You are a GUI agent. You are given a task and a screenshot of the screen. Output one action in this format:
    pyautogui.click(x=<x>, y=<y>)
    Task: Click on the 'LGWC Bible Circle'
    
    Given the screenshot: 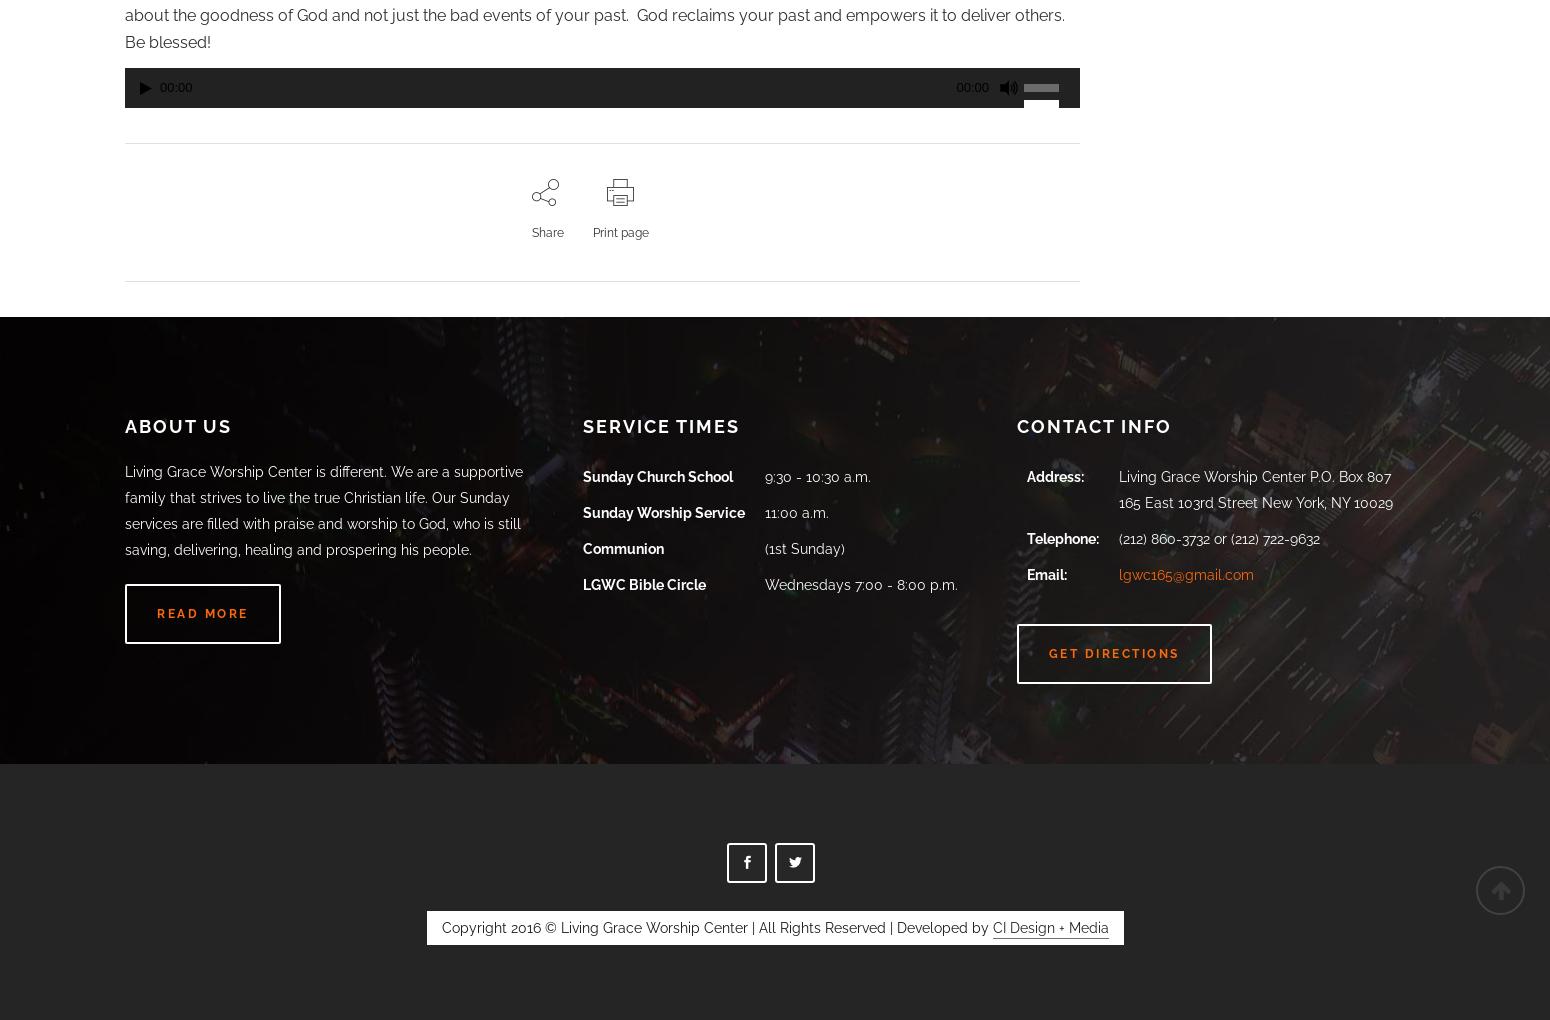 What is the action you would take?
    pyautogui.click(x=582, y=584)
    